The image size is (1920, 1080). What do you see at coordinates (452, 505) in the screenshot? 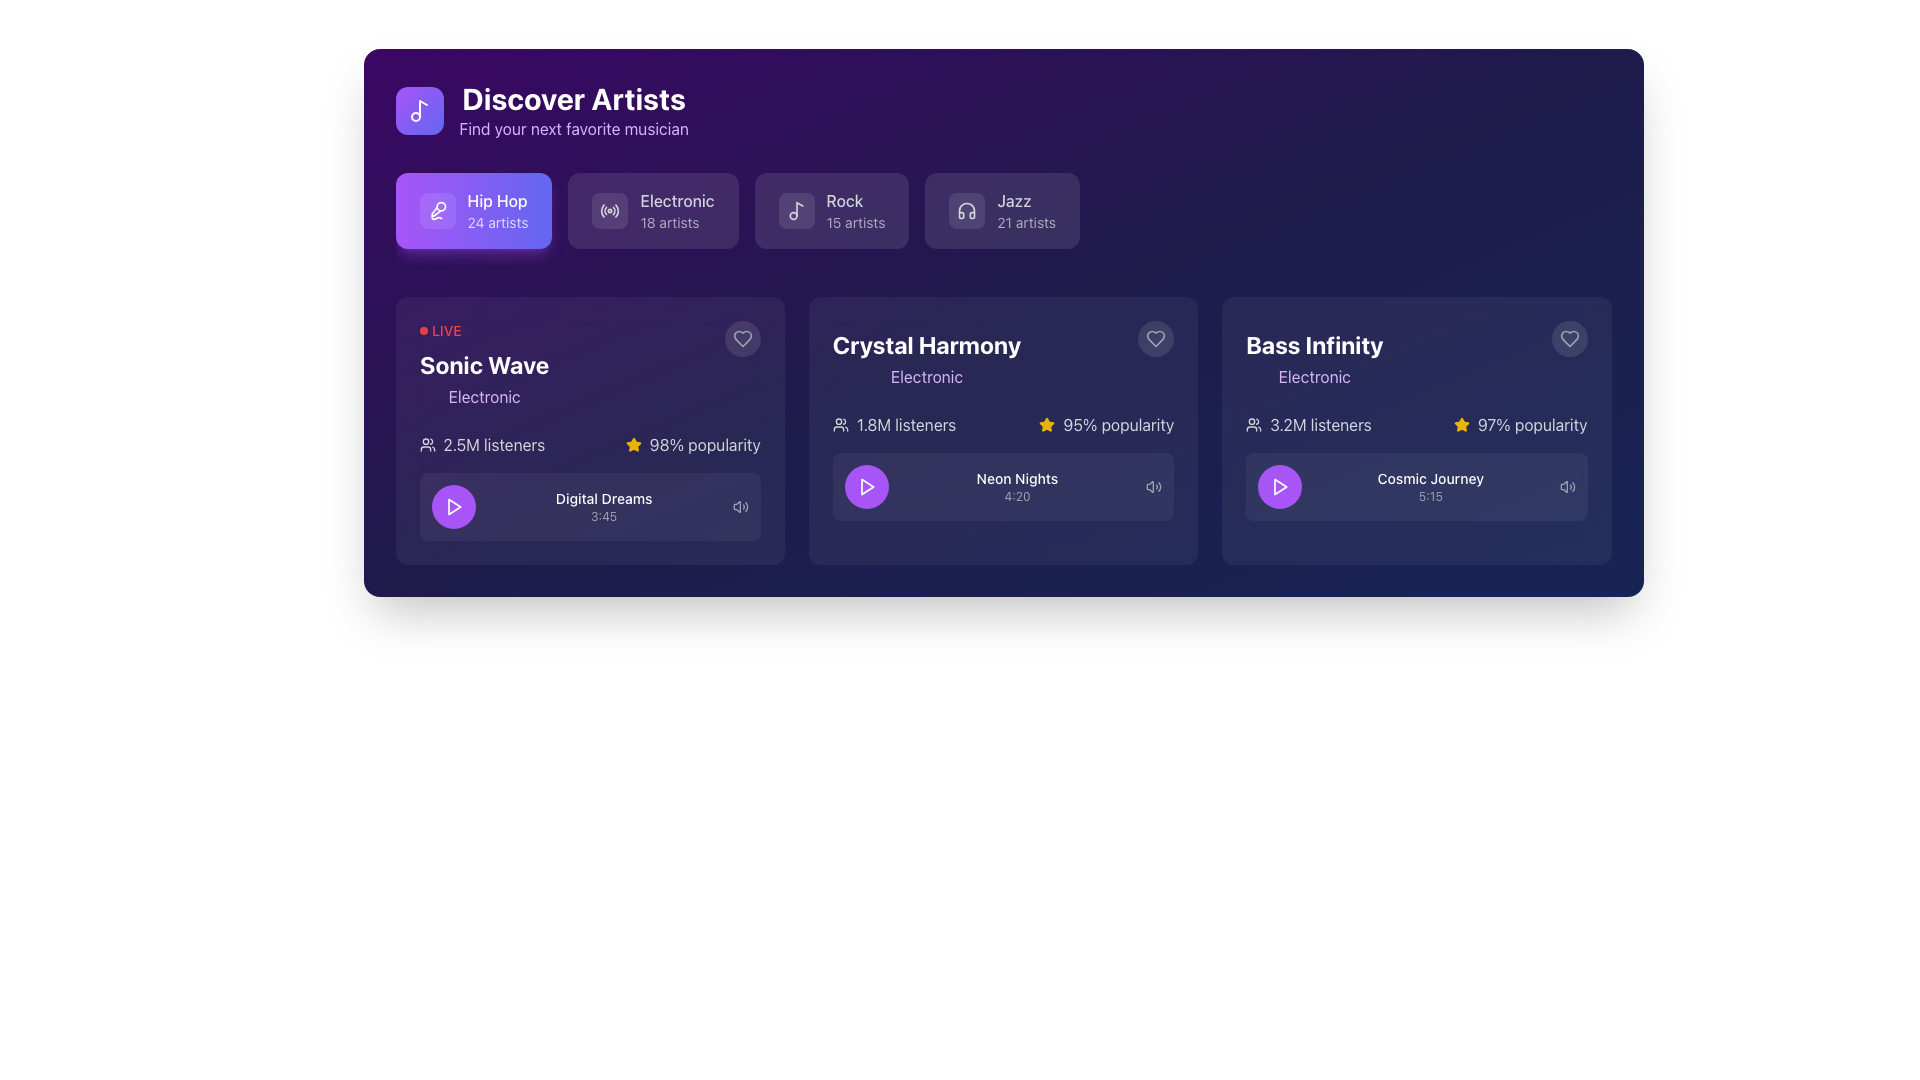
I see `the play button for the music track 'Digital Dreams' located at the bottom left of the 'Sonic Wave' card` at bounding box center [452, 505].